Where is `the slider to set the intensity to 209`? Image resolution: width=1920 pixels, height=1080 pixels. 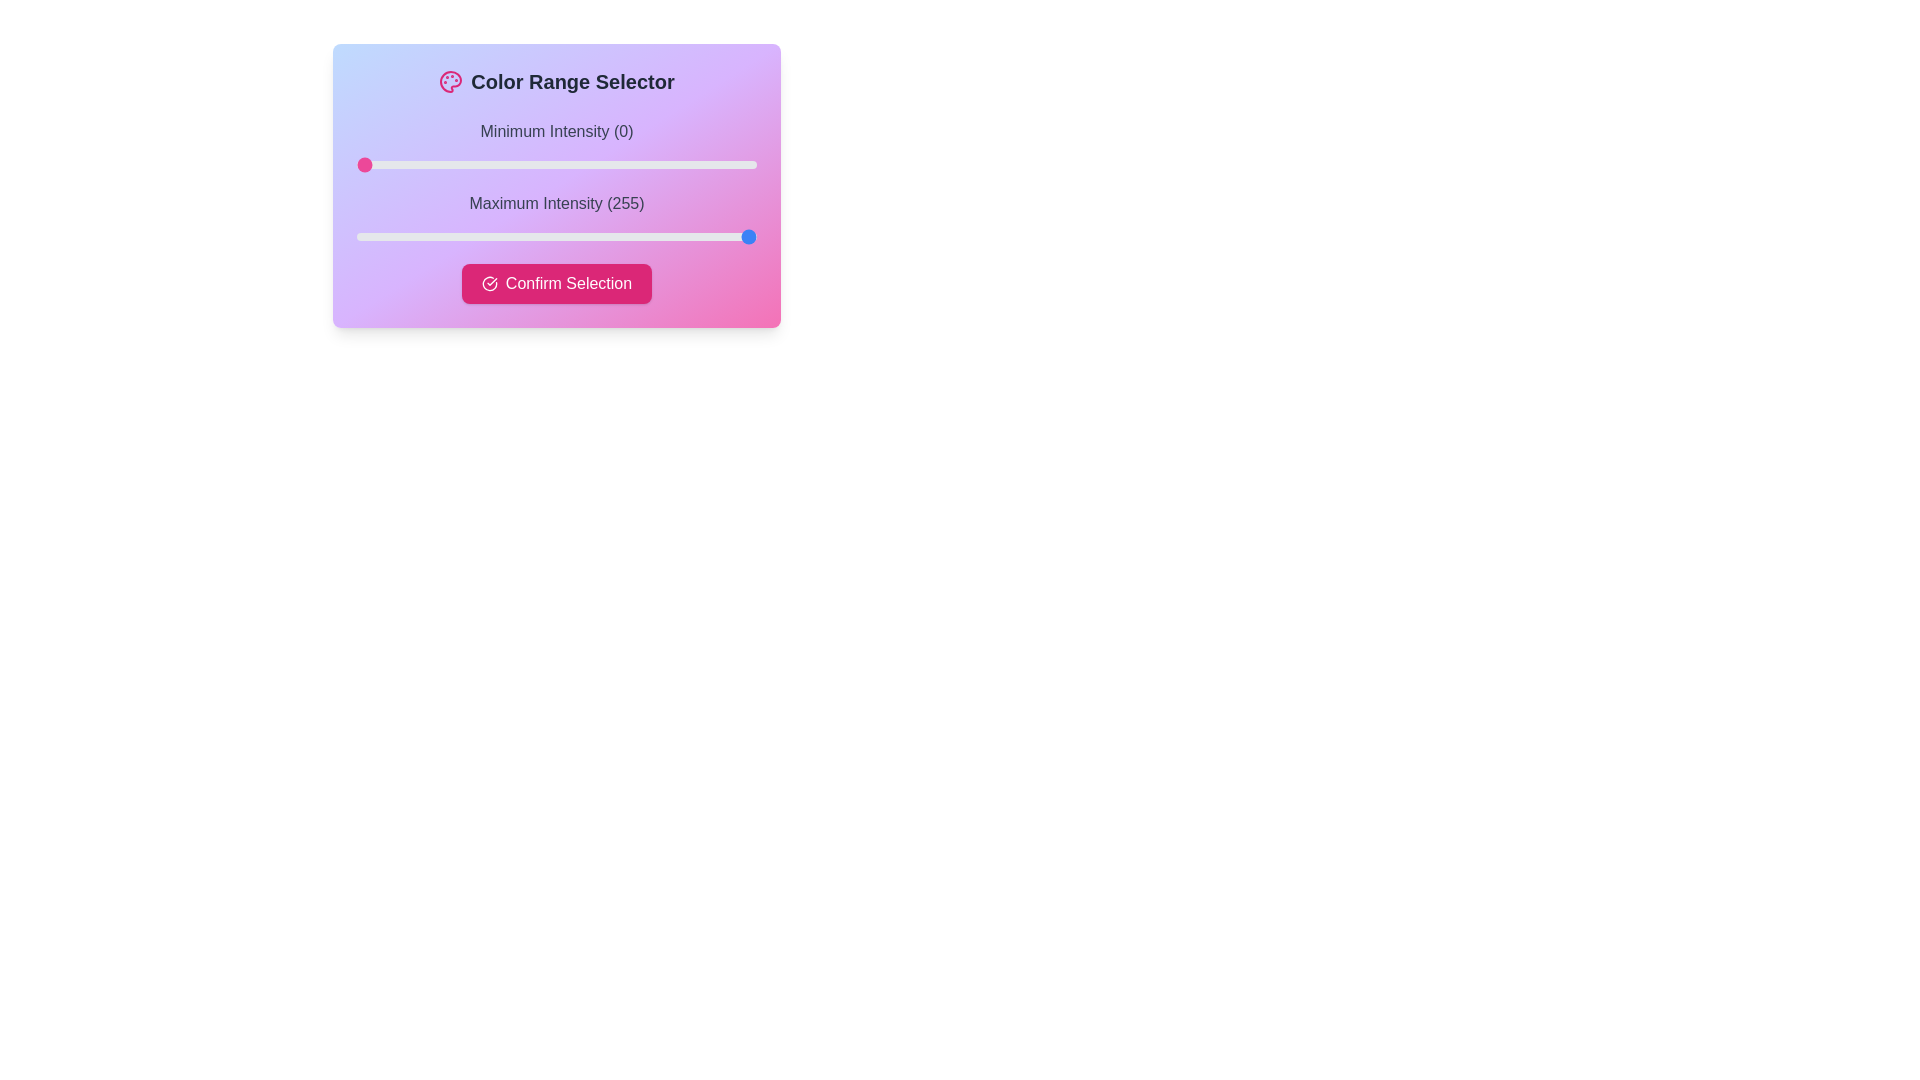 the slider to set the intensity to 209 is located at coordinates (684, 164).